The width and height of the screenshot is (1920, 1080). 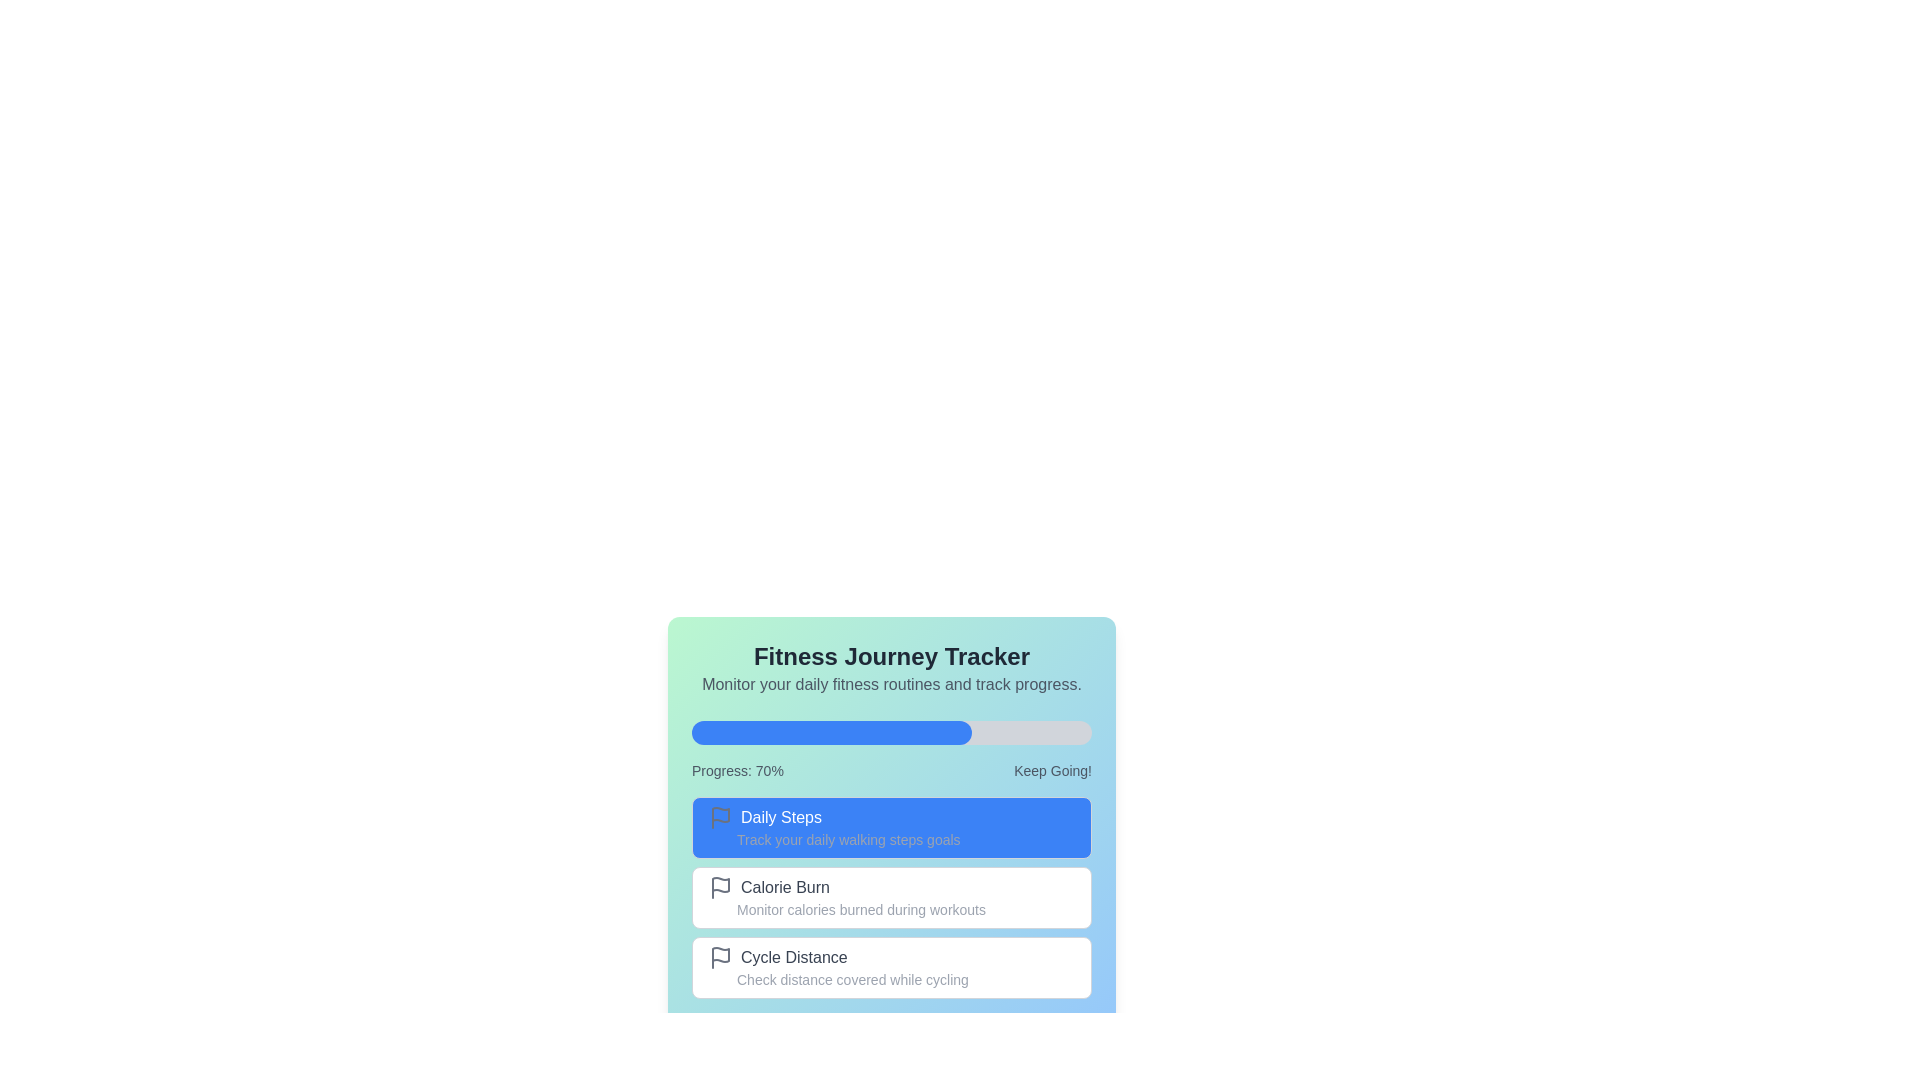 What do you see at coordinates (720, 954) in the screenshot?
I see `the gray flag icon located in the 'Daily Steps' section, positioned to the left of the blue text area` at bounding box center [720, 954].